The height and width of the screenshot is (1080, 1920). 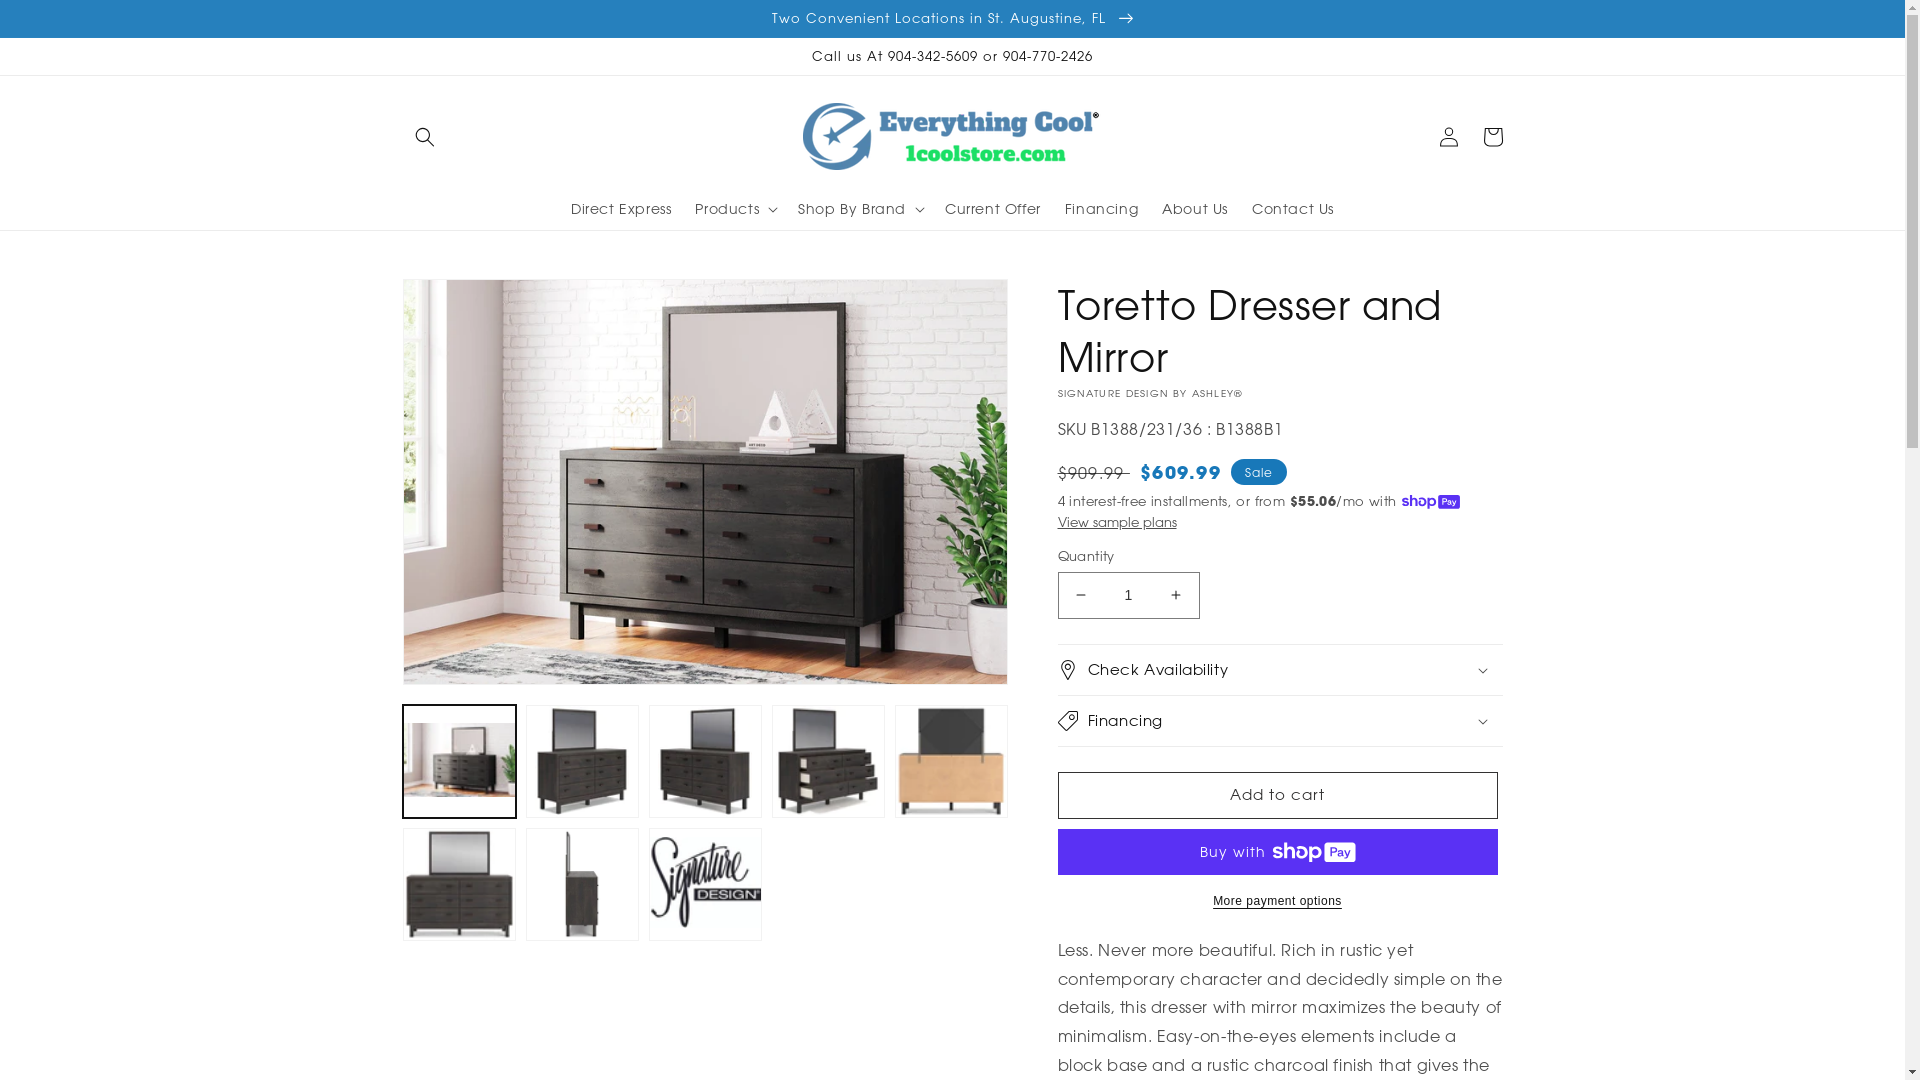 I want to click on 'Contact Us', so click(x=1292, y=208).